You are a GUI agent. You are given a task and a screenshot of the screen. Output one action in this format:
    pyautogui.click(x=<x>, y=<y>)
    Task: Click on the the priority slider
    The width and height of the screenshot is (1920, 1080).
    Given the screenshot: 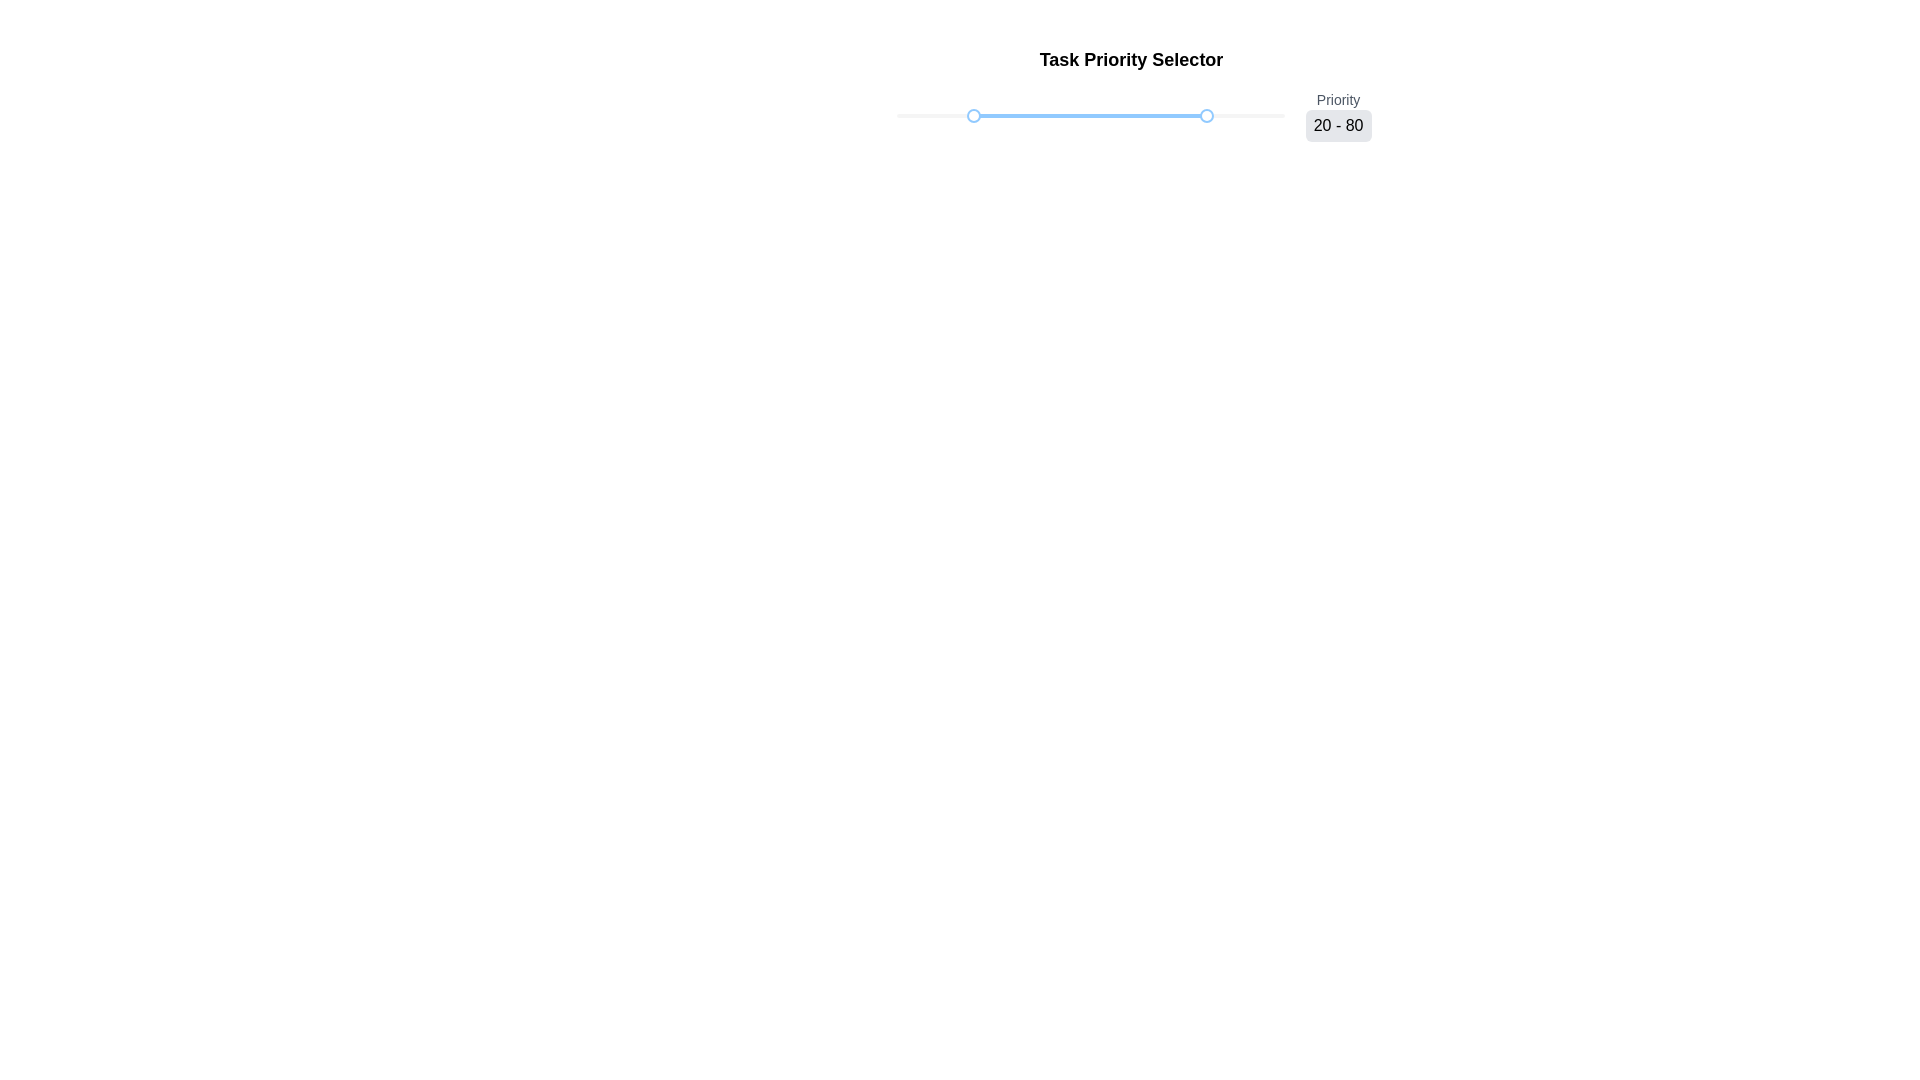 What is the action you would take?
    pyautogui.click(x=1237, y=115)
    